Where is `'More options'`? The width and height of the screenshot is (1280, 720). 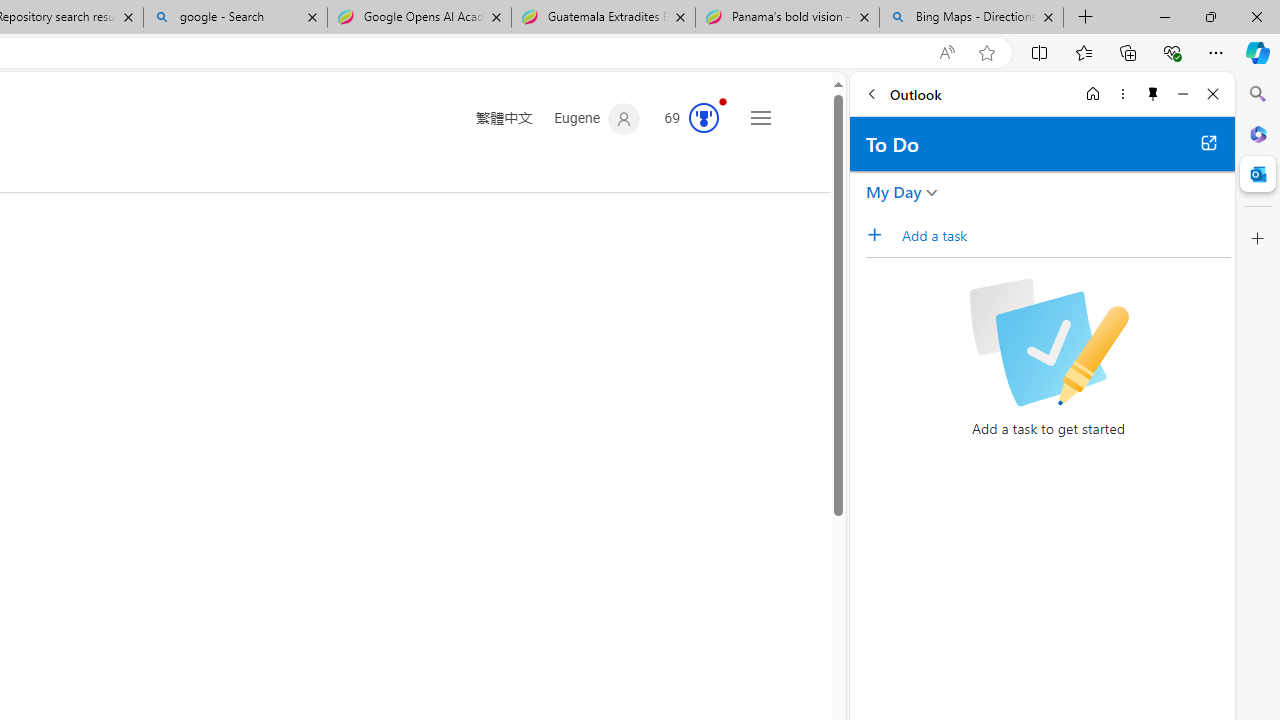
'More options' is located at coordinates (1122, 93).